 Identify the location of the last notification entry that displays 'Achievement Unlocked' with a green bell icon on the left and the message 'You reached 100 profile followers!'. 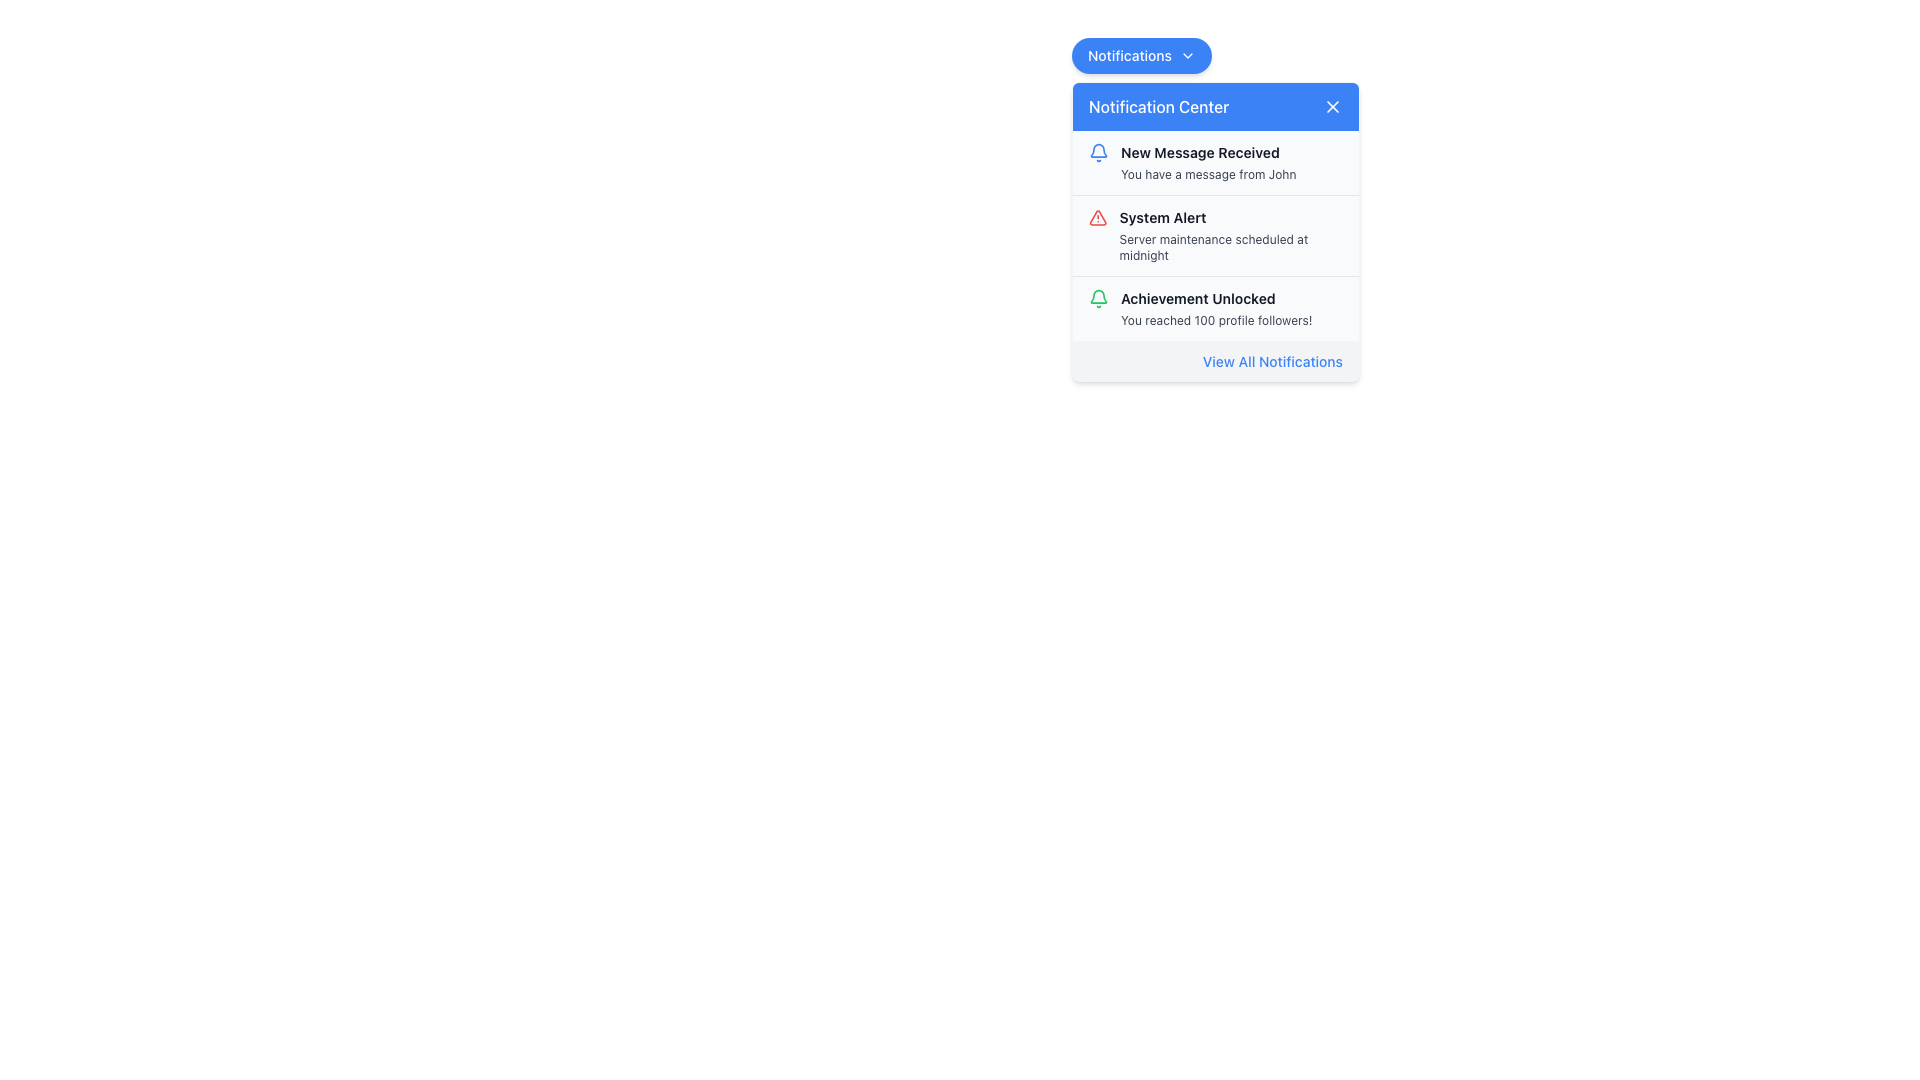
(1214, 308).